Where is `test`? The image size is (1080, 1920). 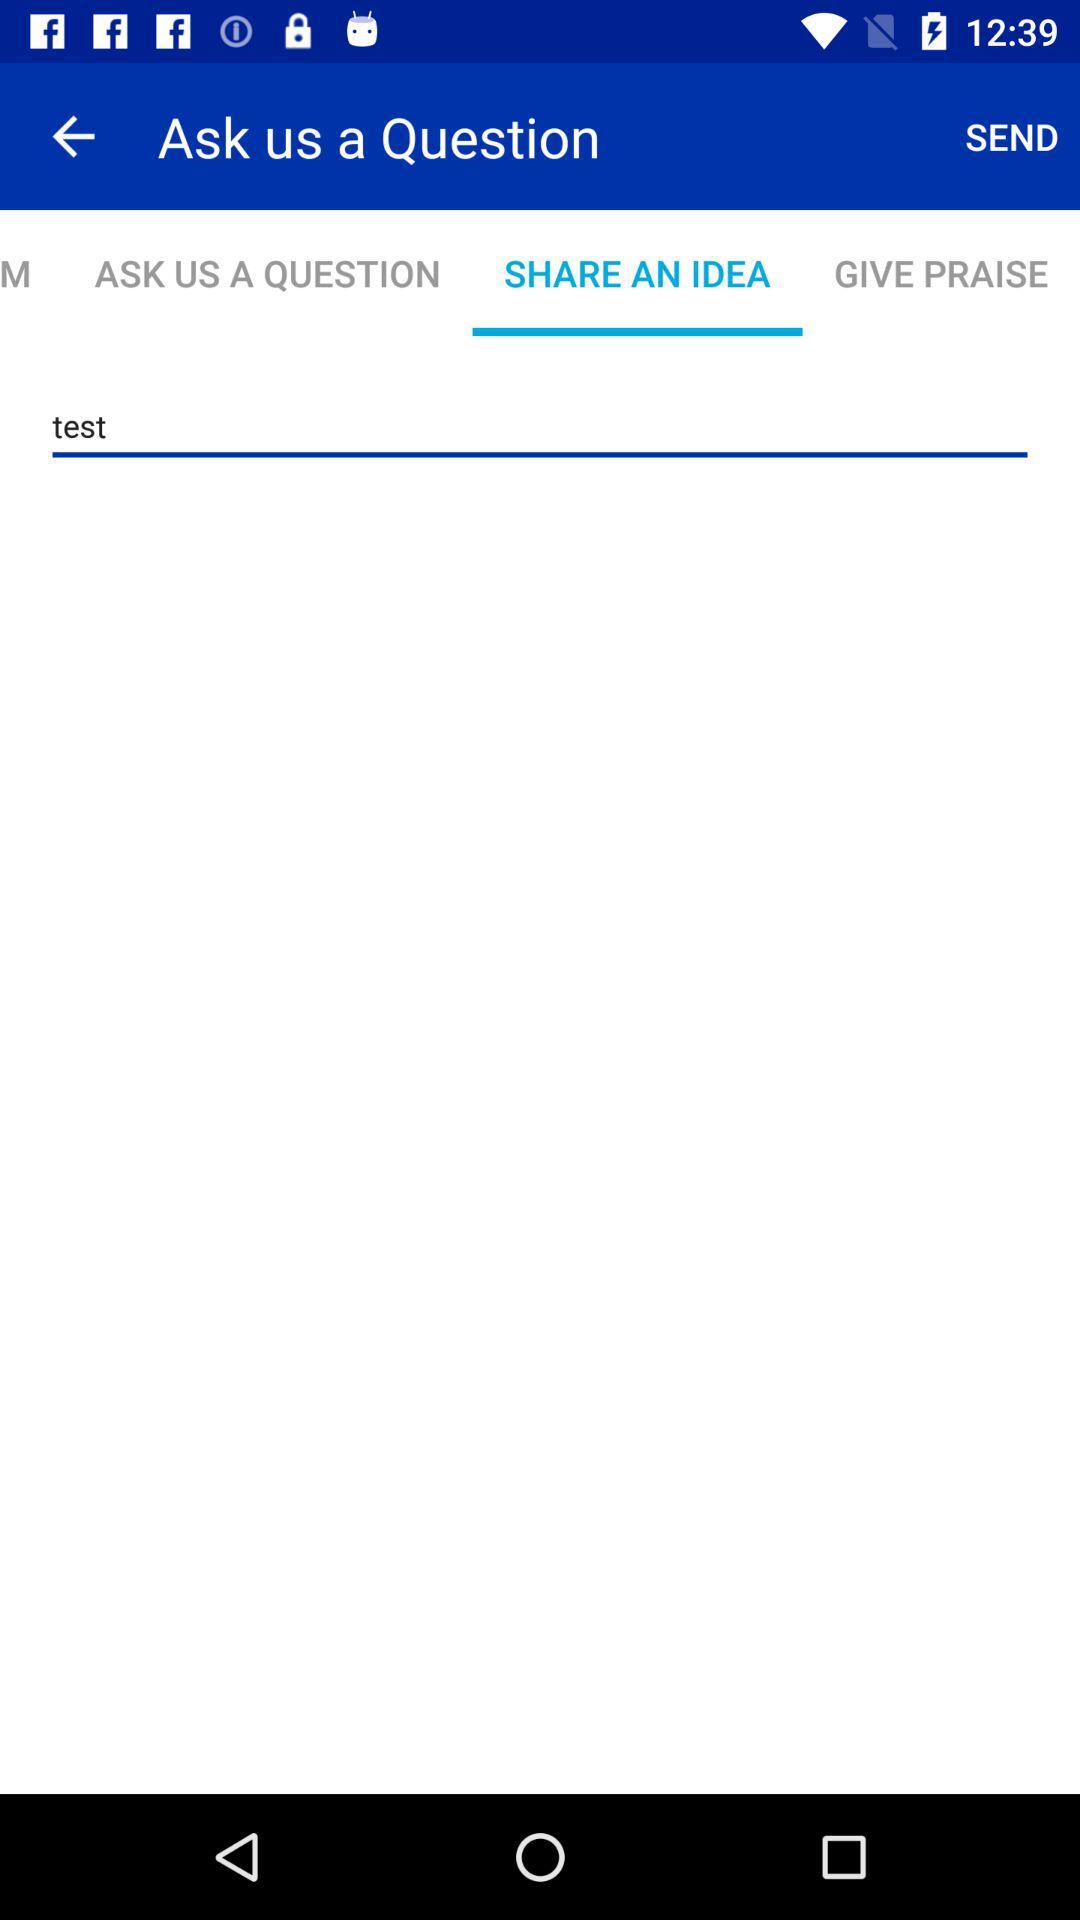 test is located at coordinates (540, 425).